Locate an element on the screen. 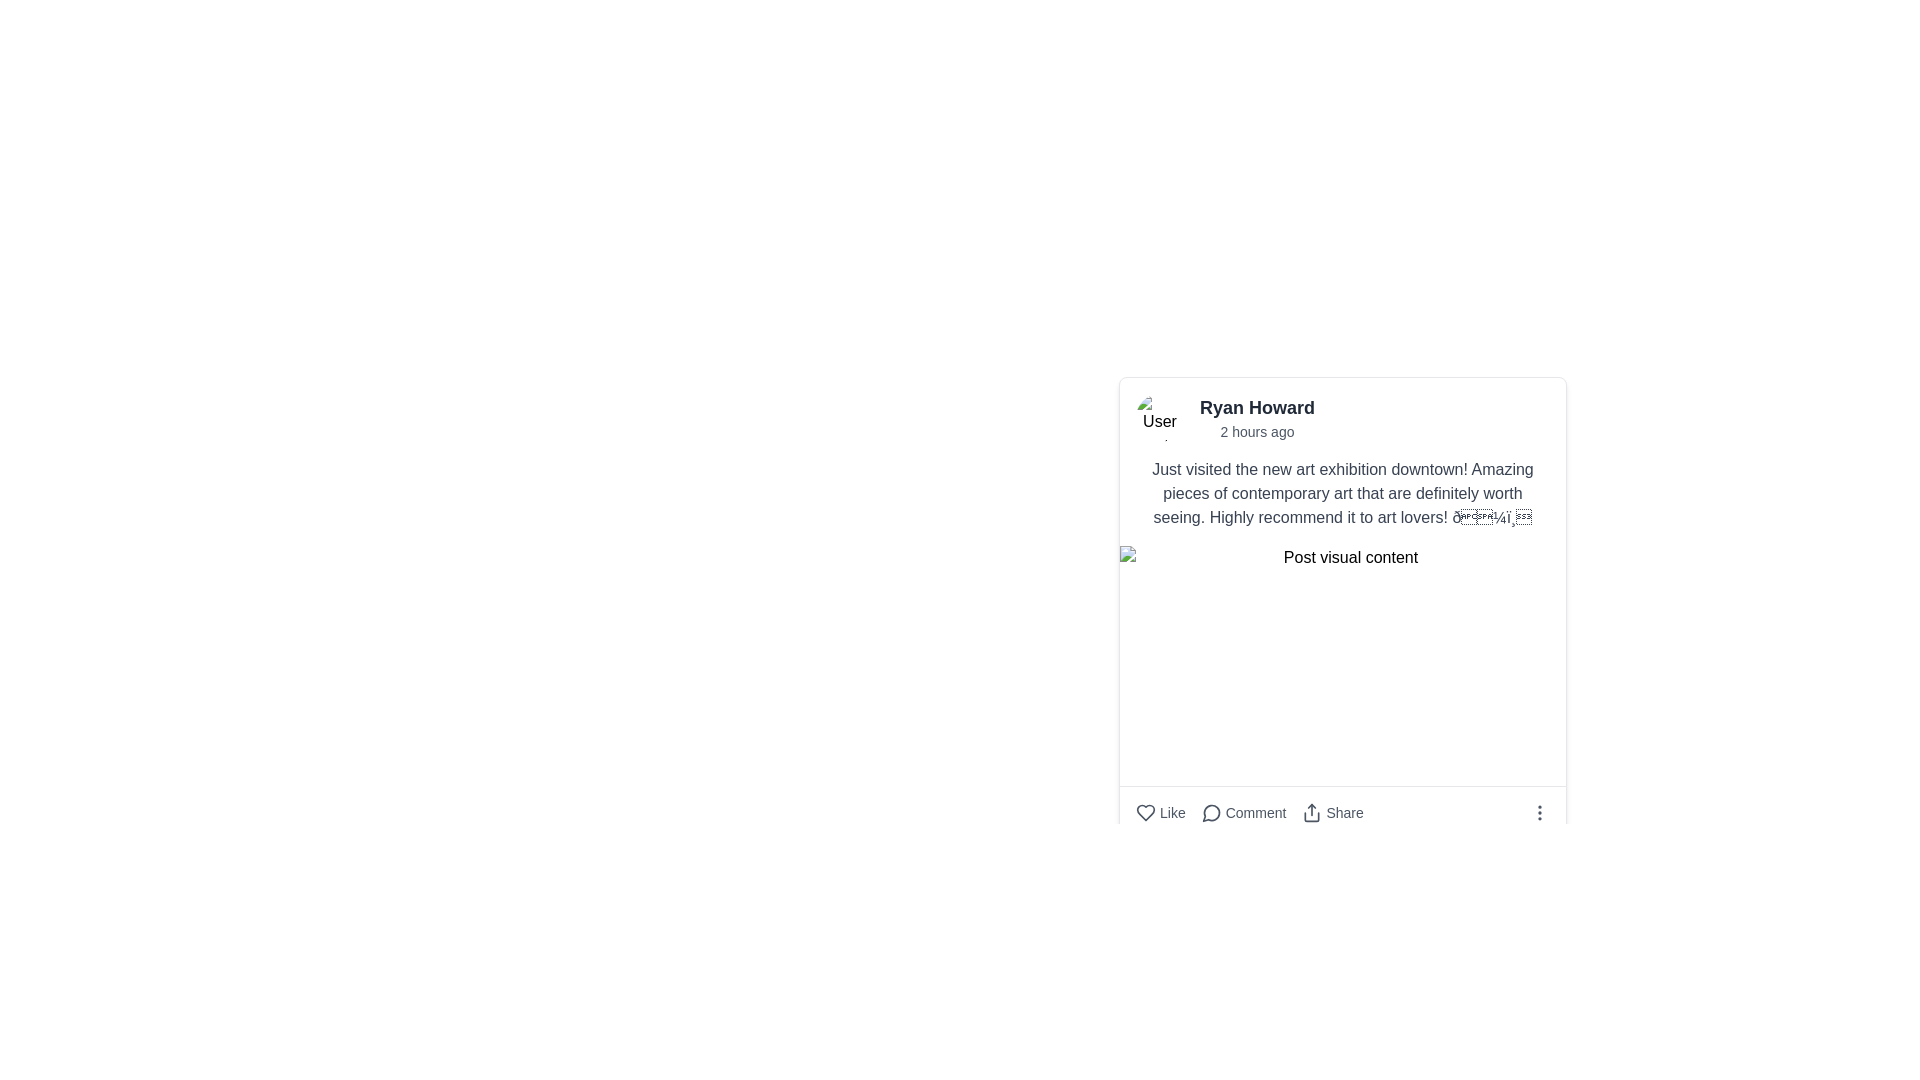 The height and width of the screenshot is (1080, 1920). 'Like' text label, which is styled with a smaller font and positioned to the right of a heart-shaped icon, part of a clickable Like button is located at coordinates (1172, 813).